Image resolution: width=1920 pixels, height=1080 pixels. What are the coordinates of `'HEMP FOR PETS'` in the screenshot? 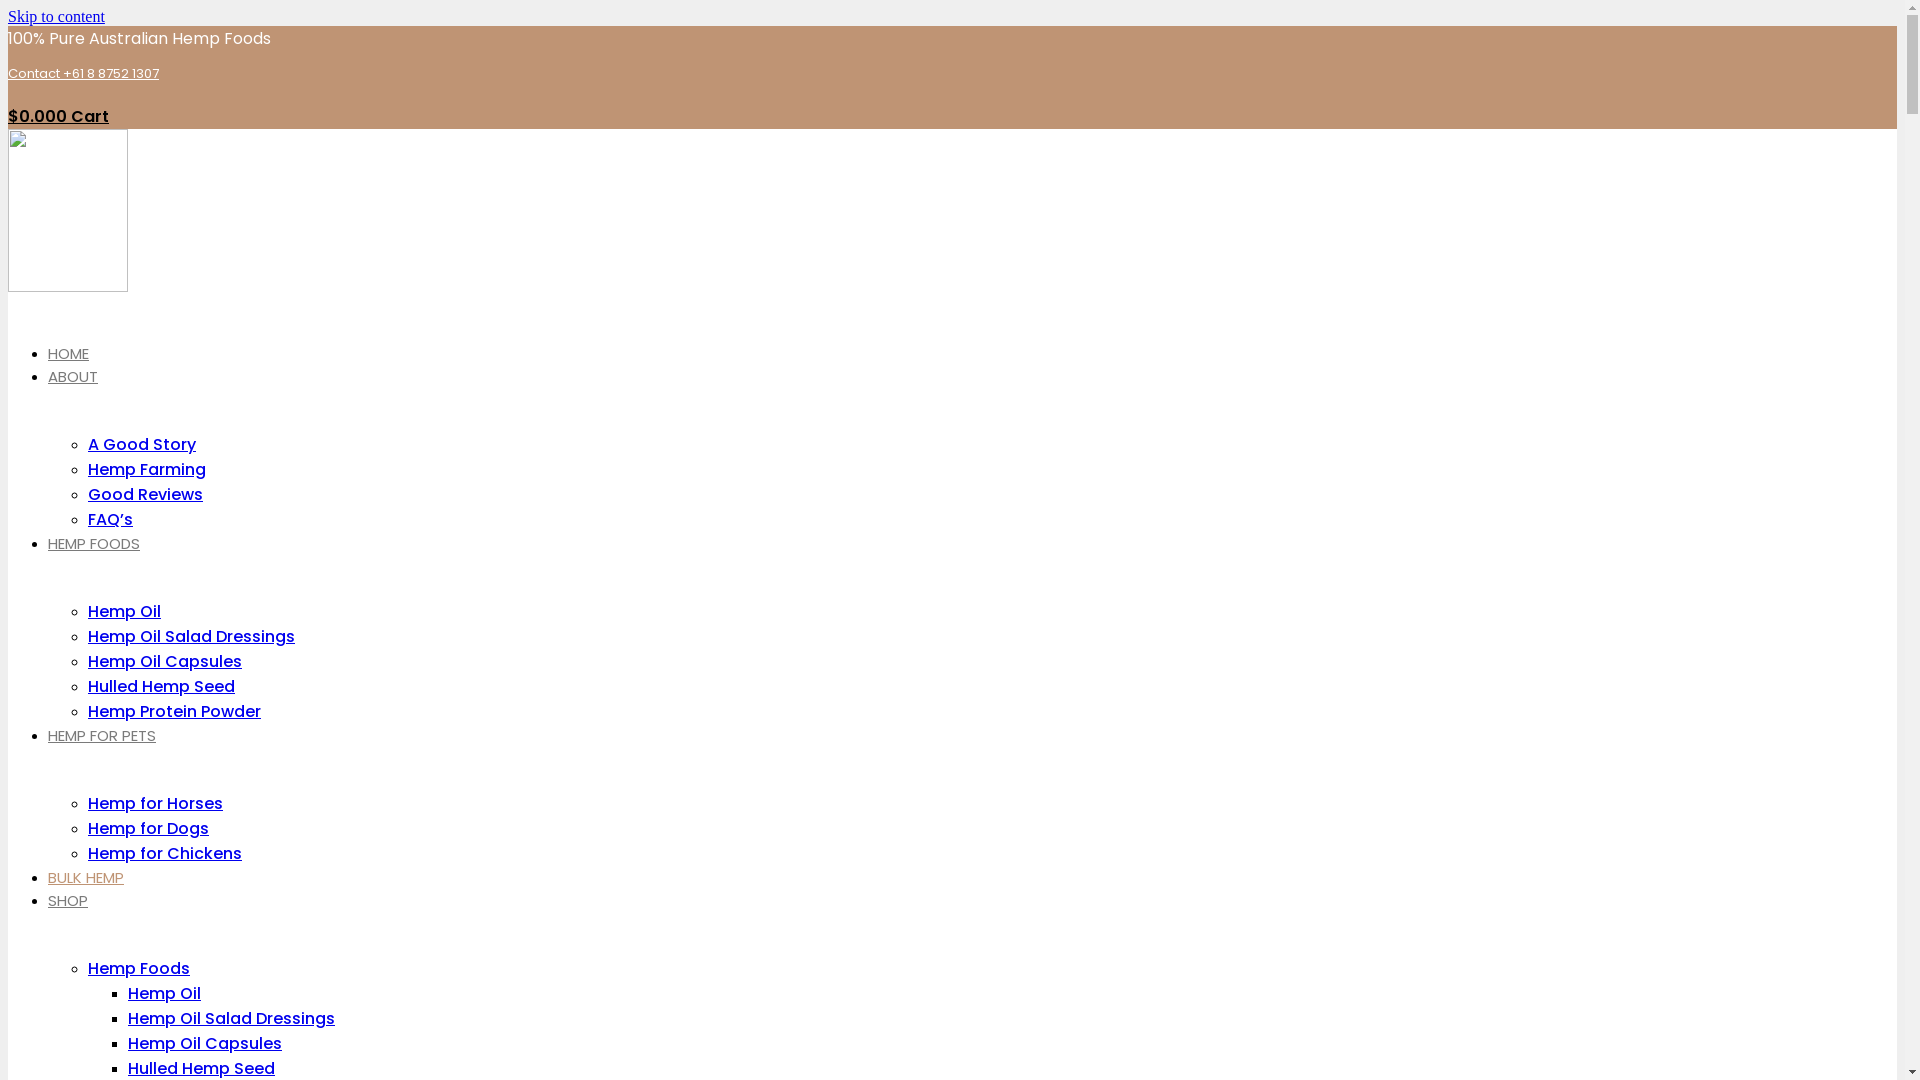 It's located at (100, 735).